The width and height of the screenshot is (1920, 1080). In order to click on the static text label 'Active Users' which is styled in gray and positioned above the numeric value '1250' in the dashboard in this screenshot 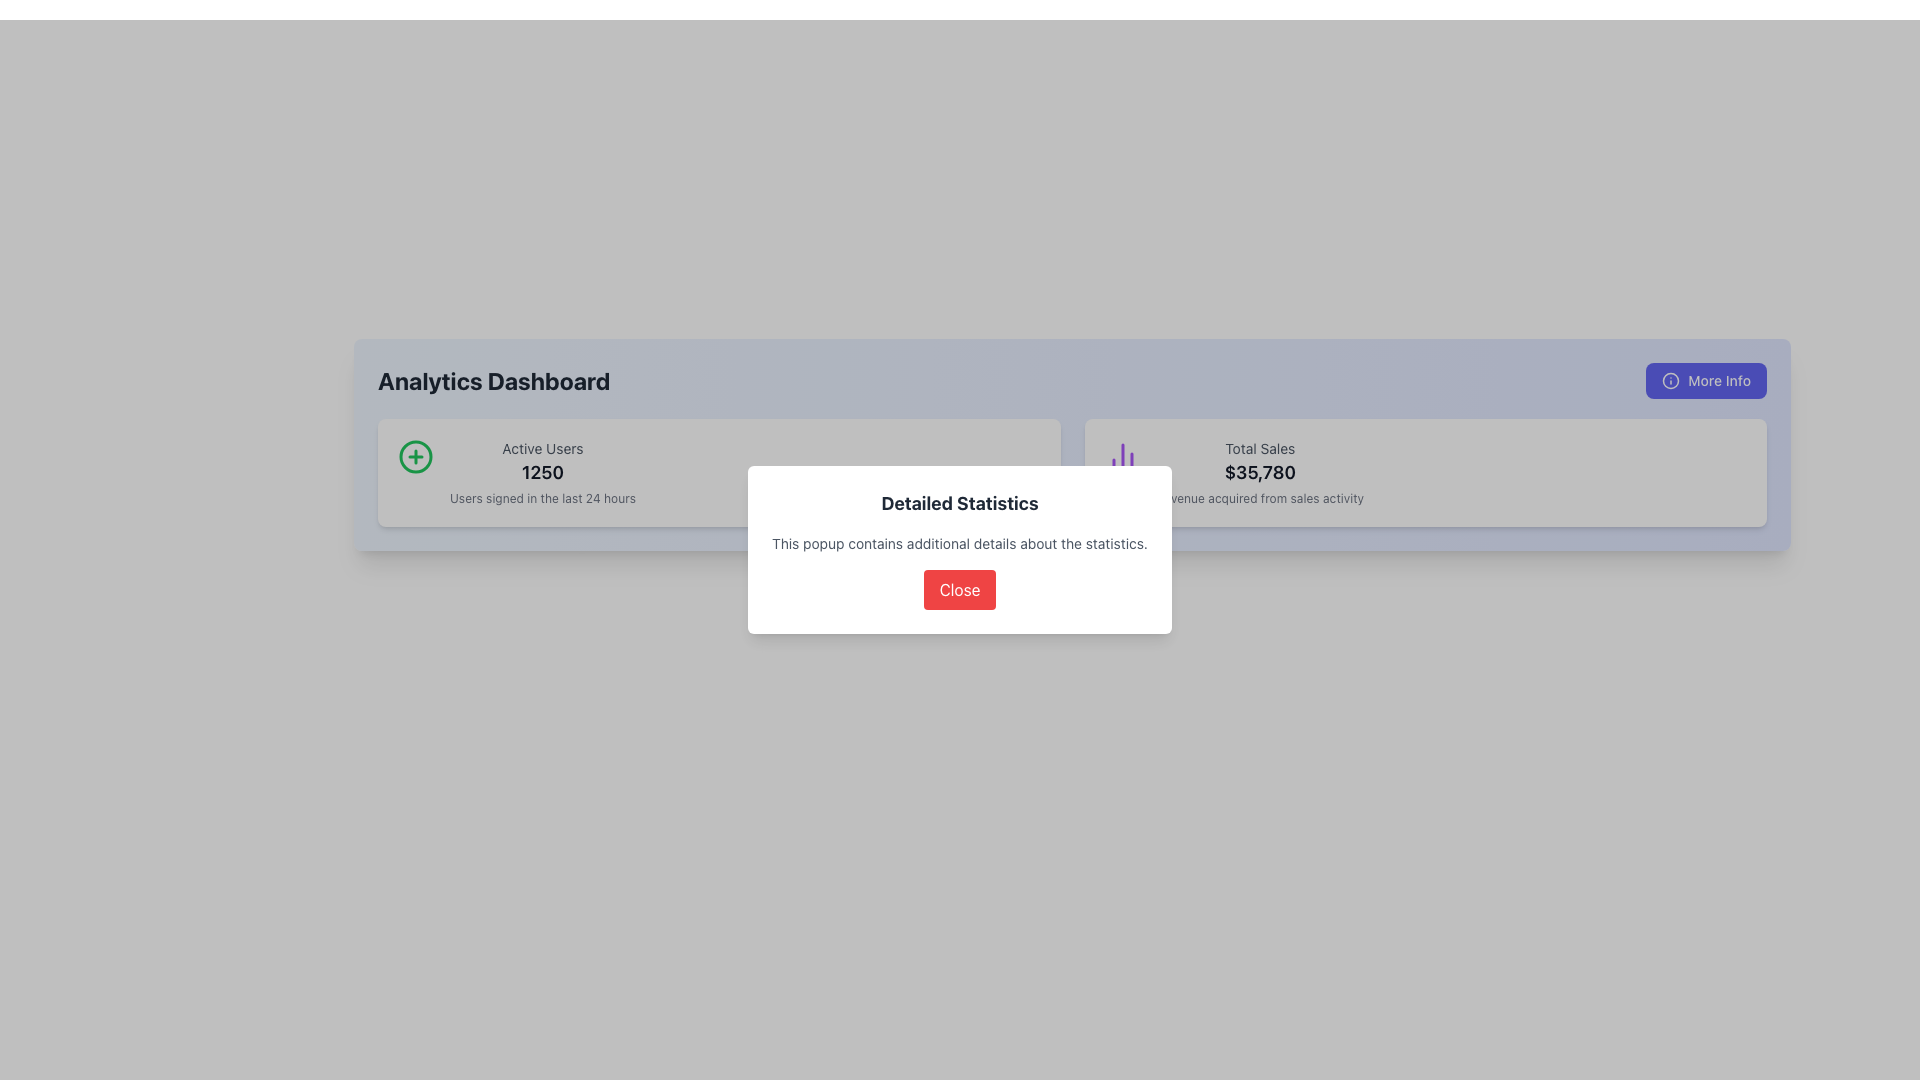, I will do `click(542, 447)`.